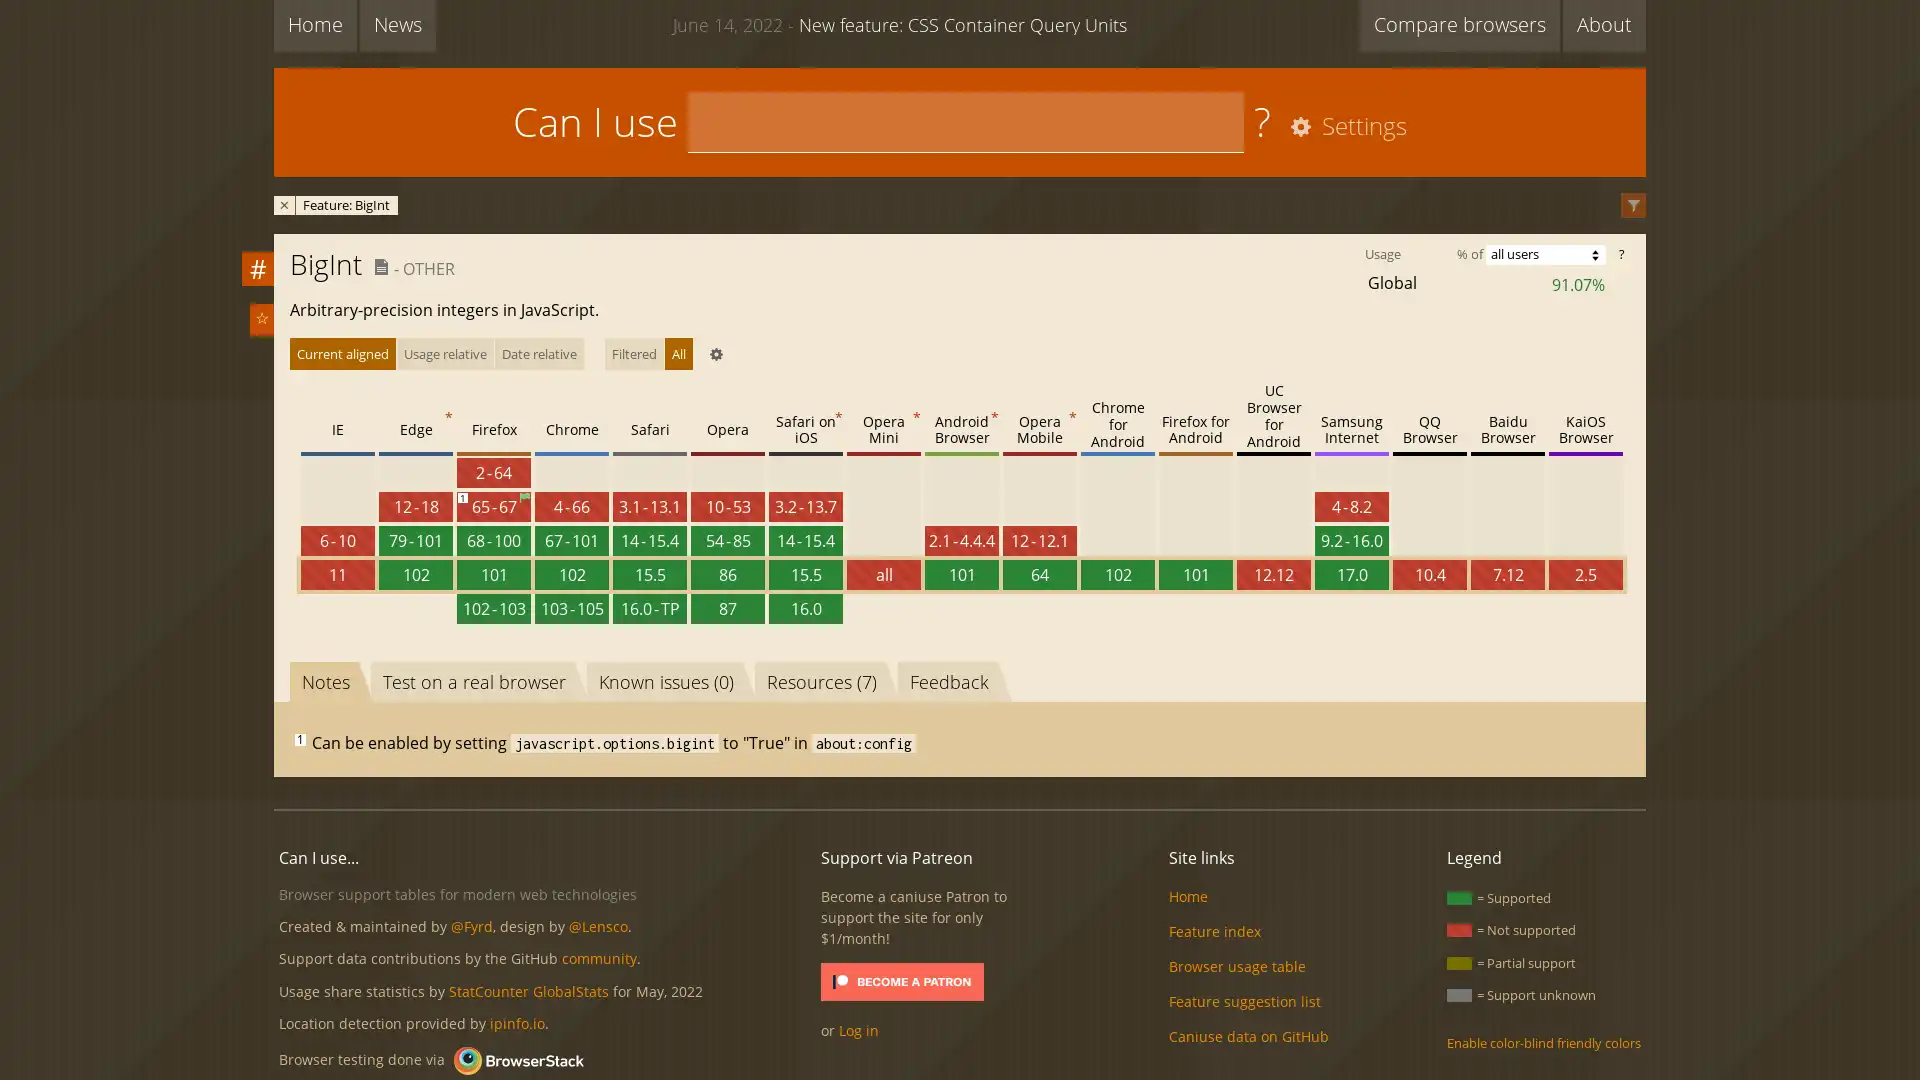 The image size is (1920, 1080). Describe the element at coordinates (283, 204) in the screenshot. I see `Remove filter` at that location.